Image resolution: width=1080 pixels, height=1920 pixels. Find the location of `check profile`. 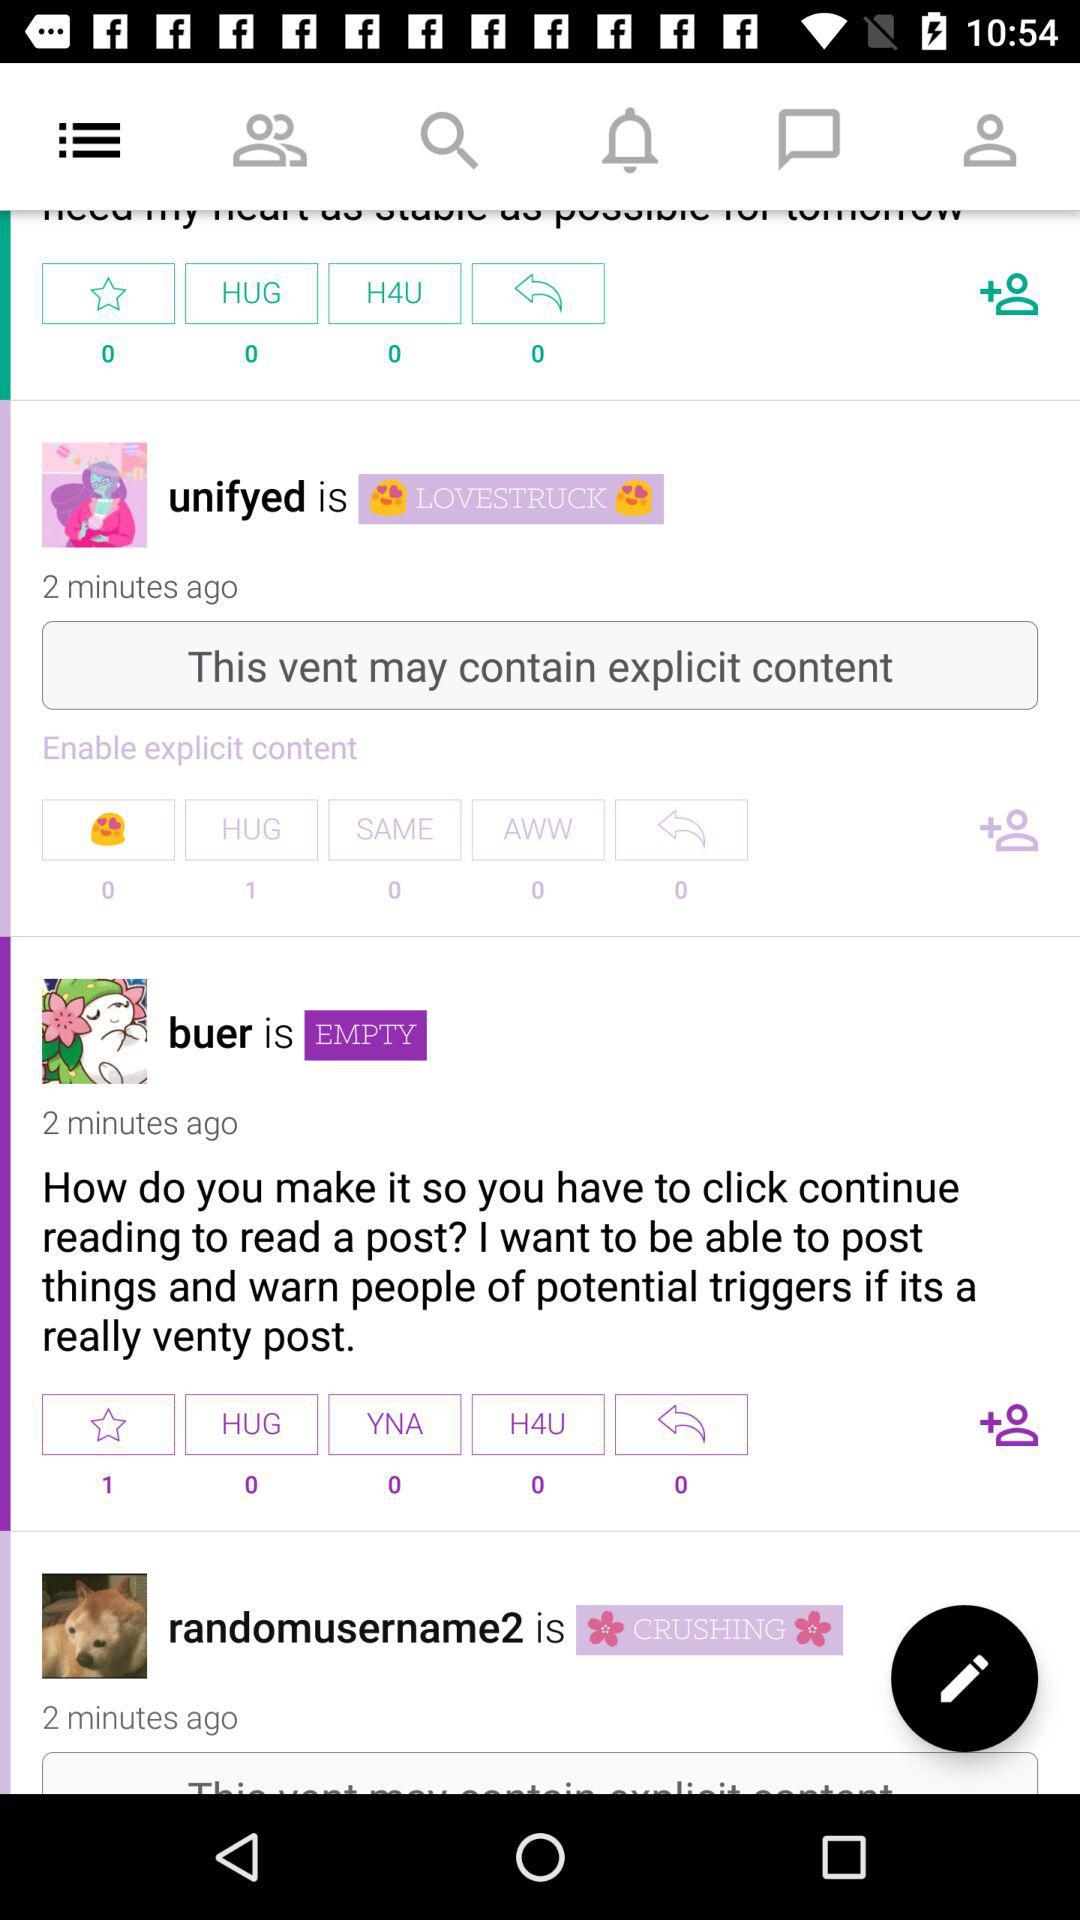

check profile is located at coordinates (94, 494).